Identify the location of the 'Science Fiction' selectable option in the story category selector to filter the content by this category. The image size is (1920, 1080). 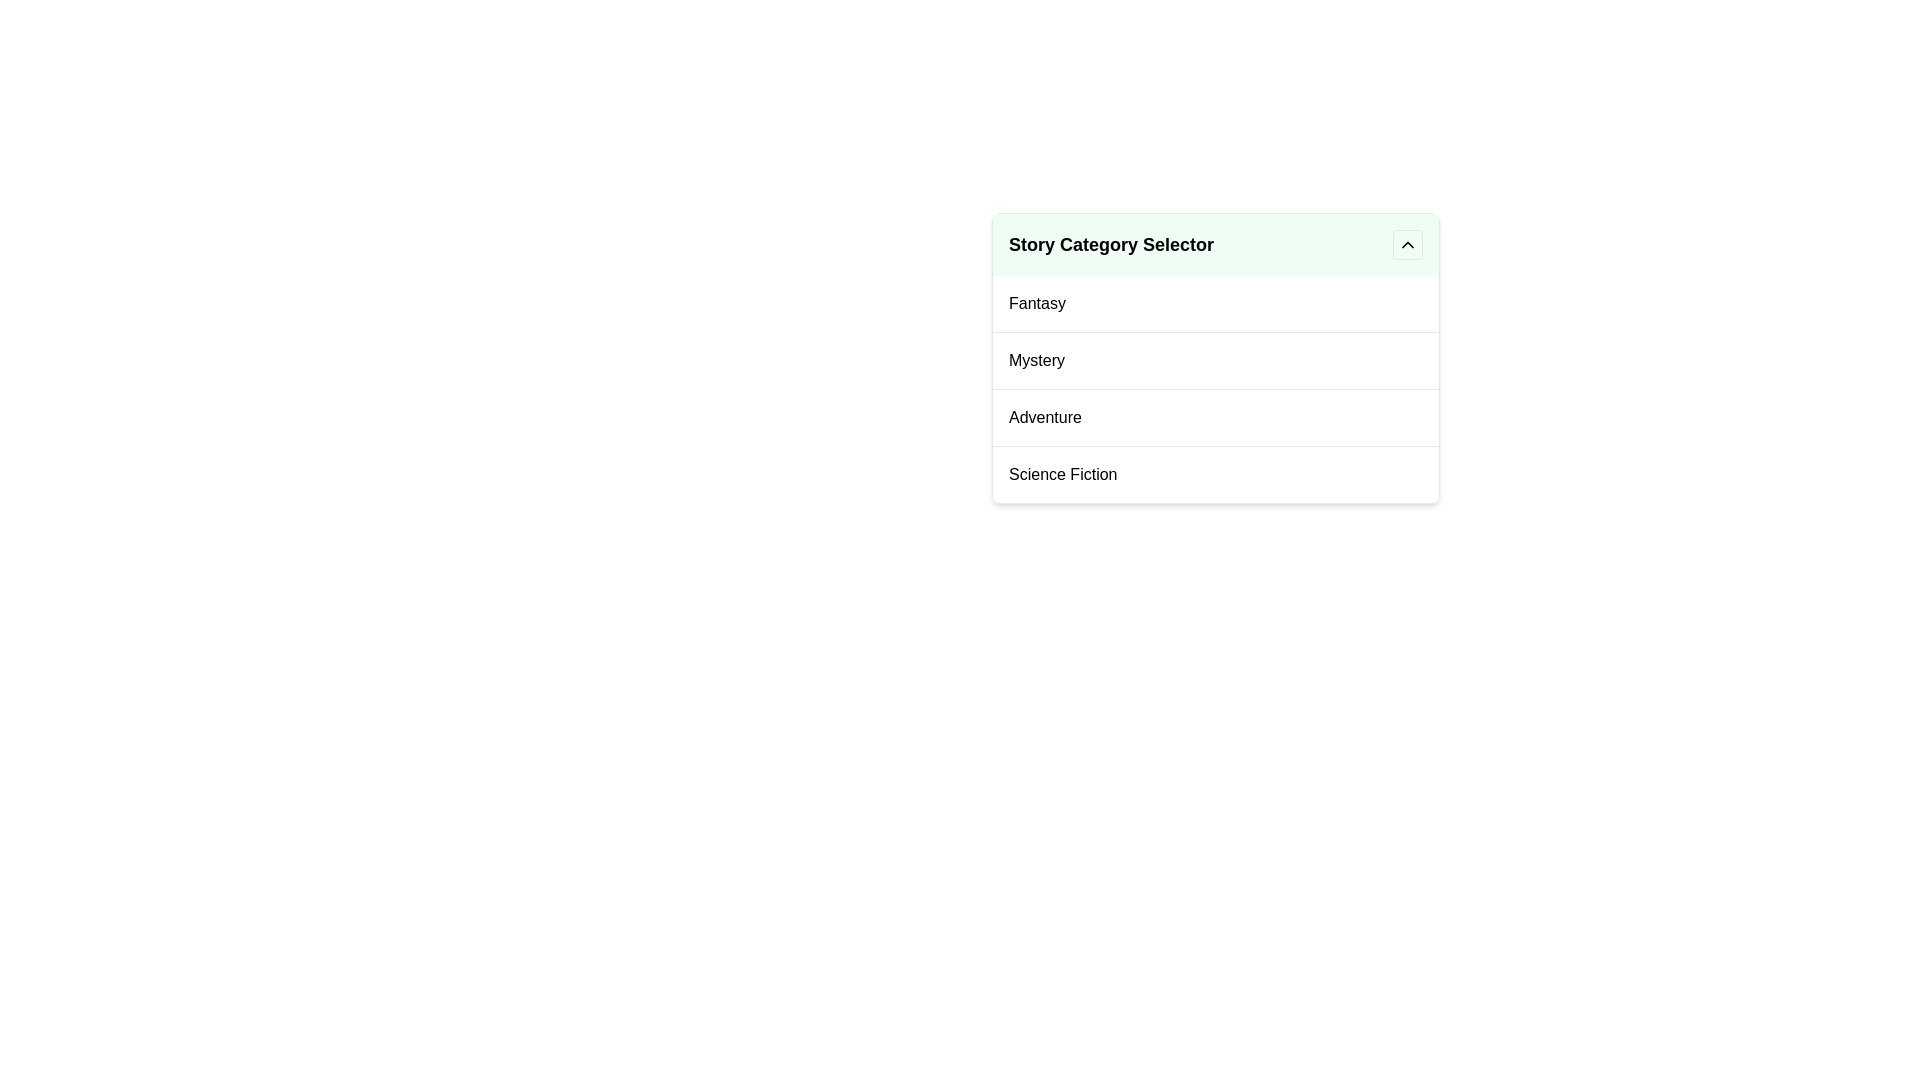
(1062, 474).